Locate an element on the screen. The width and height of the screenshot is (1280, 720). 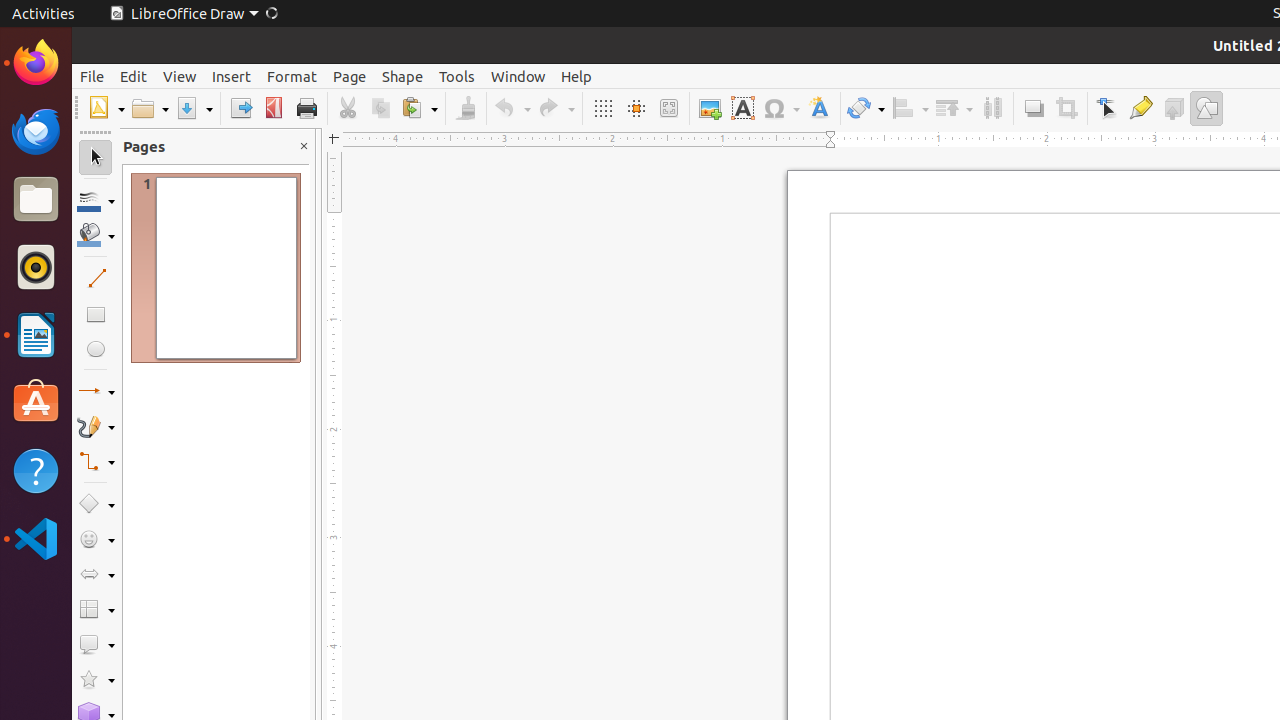
'Helplines While Moving' is located at coordinates (634, 108).